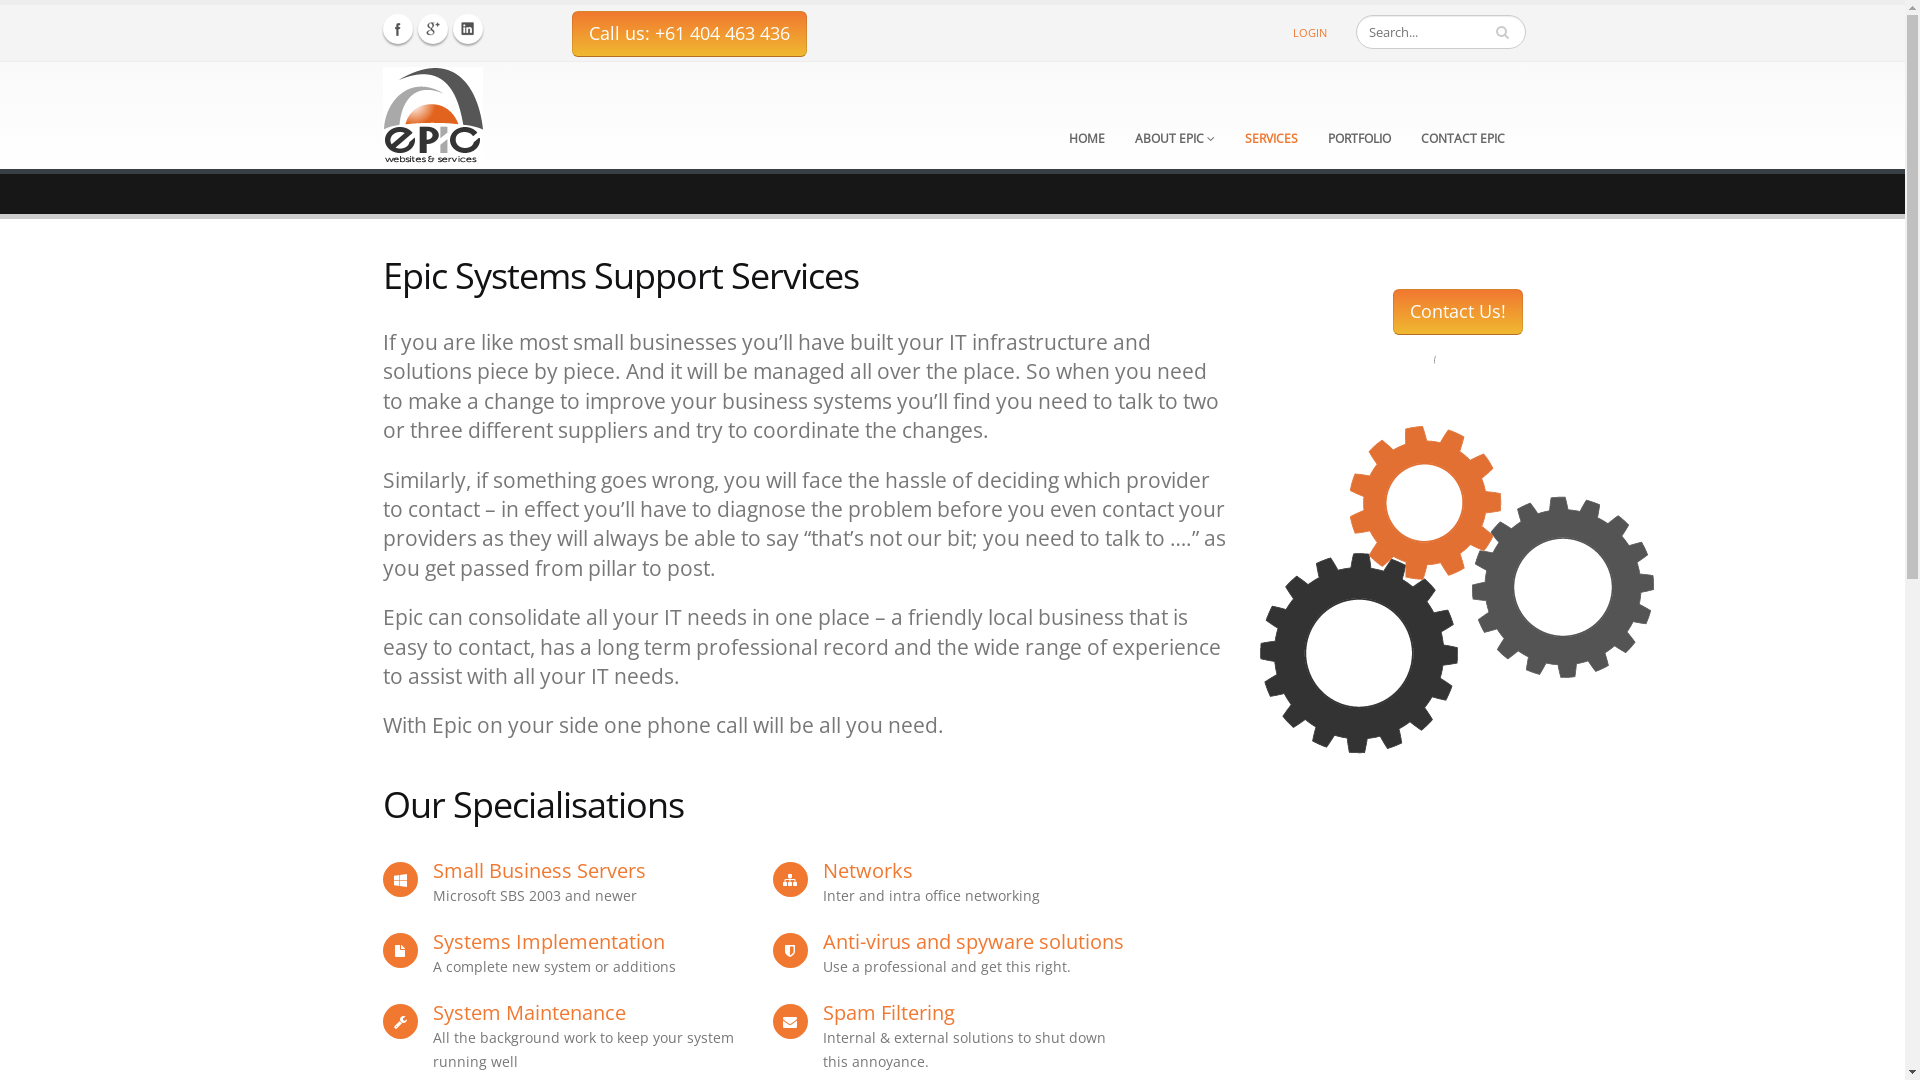 The height and width of the screenshot is (1080, 1920). What do you see at coordinates (1504, 31) in the screenshot?
I see `' '` at bounding box center [1504, 31].